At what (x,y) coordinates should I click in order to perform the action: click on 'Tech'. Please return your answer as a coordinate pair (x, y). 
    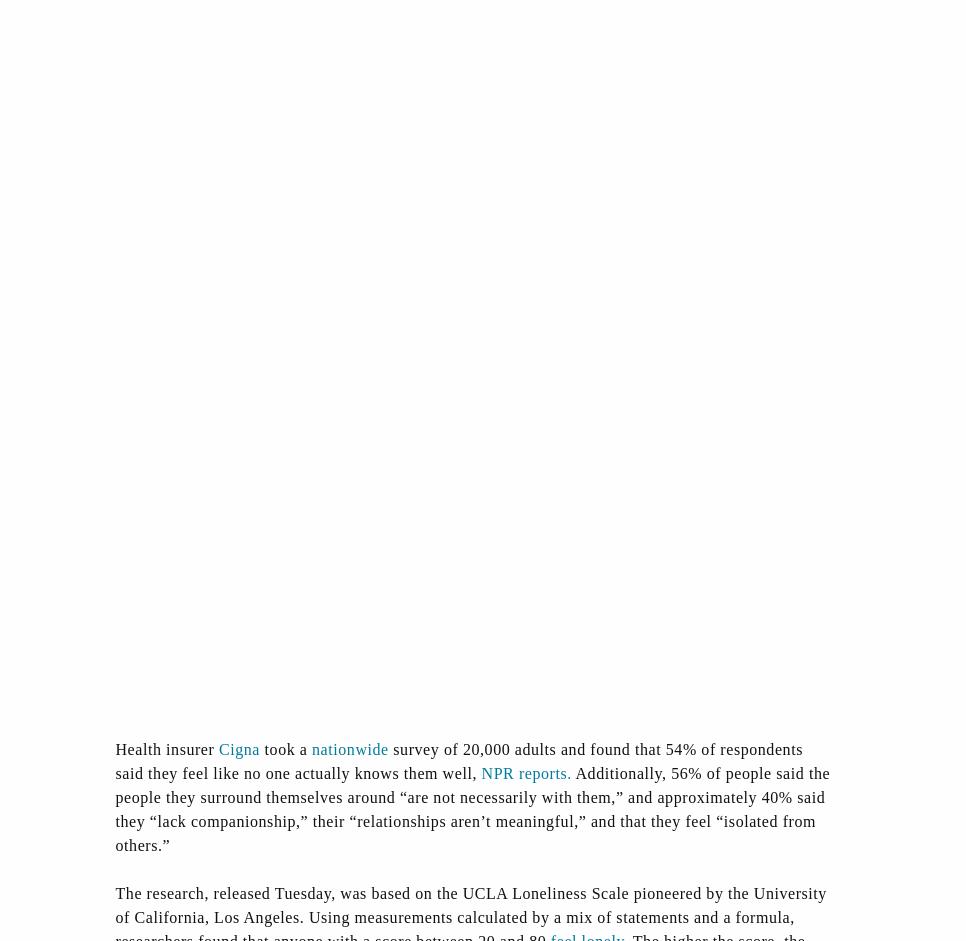
    Looking at the image, I should click on (669, 778).